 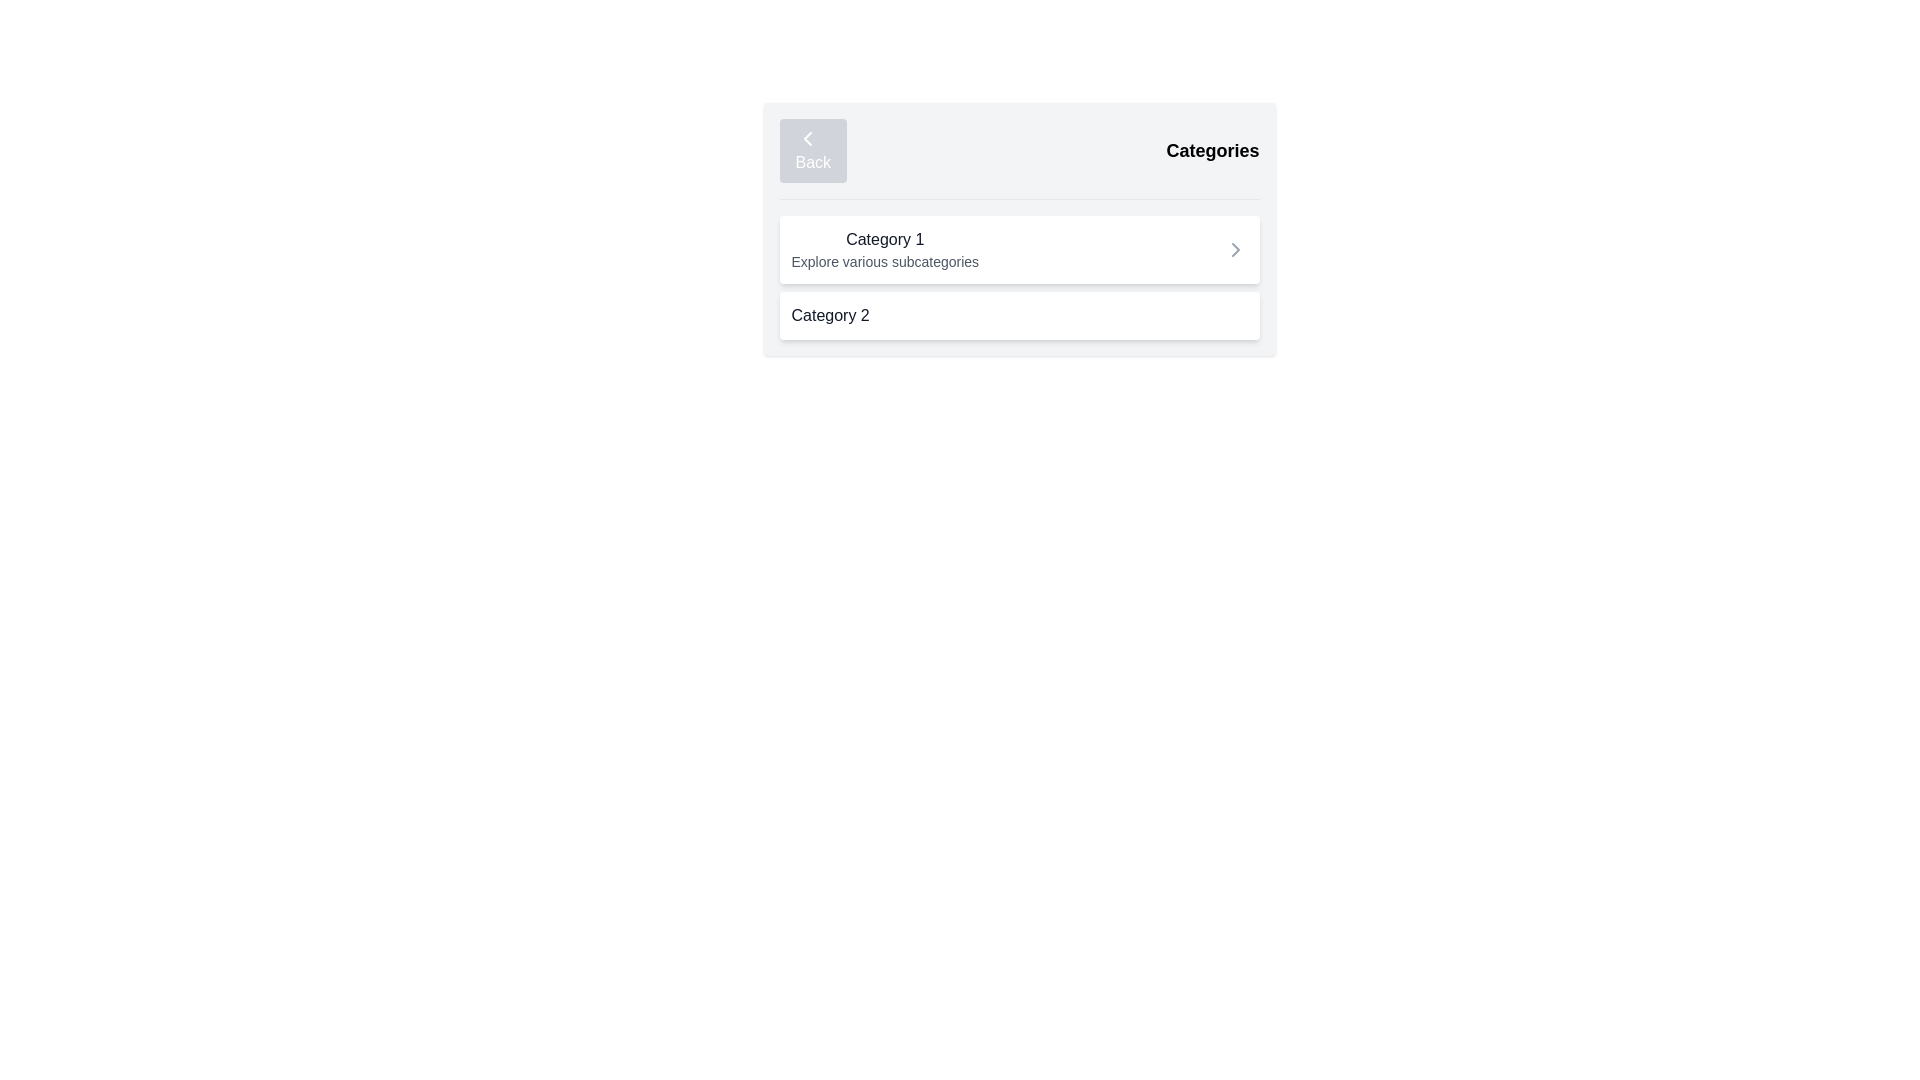 What do you see at coordinates (1234, 249) in the screenshot?
I see `the right-facing chevron icon located in the top-right corner of the 'Category 1' line item` at bounding box center [1234, 249].